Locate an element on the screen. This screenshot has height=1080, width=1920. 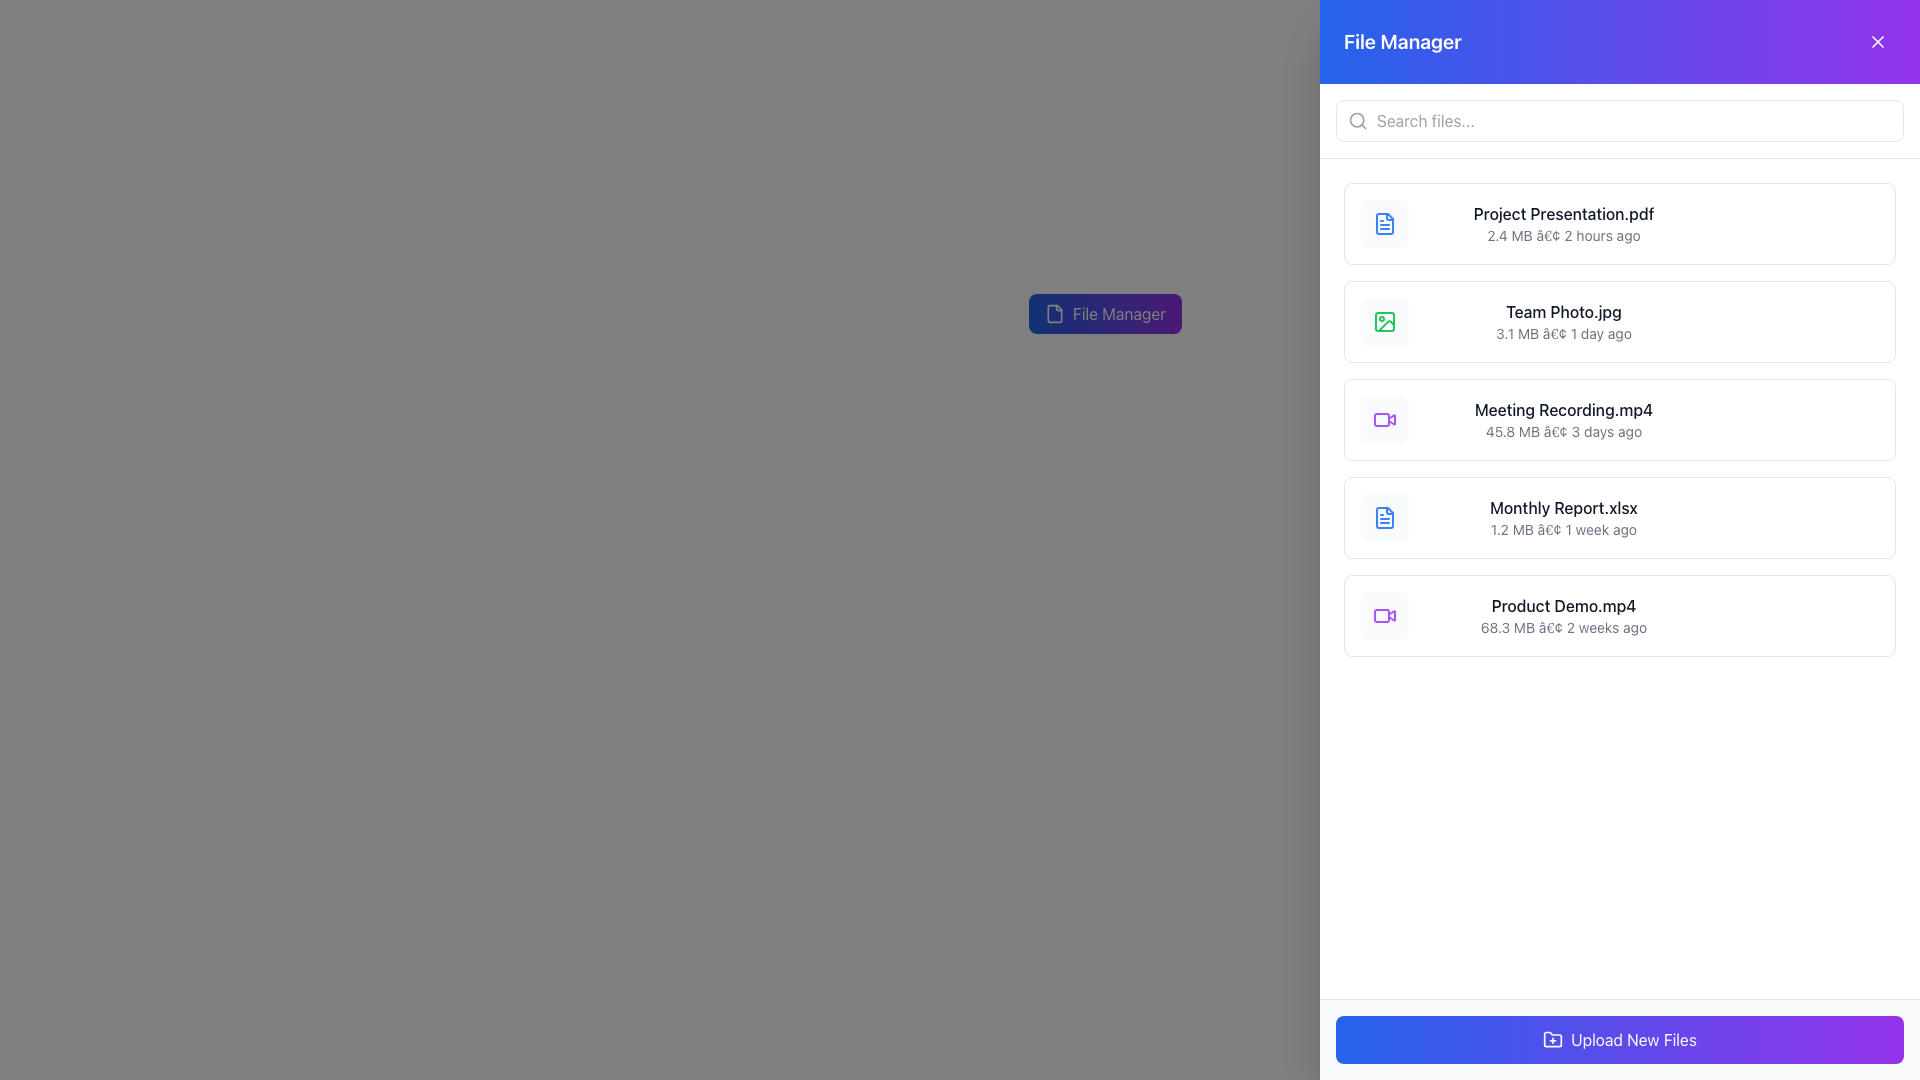
the text label displaying 'Product Demo.mp4' is located at coordinates (1563, 604).